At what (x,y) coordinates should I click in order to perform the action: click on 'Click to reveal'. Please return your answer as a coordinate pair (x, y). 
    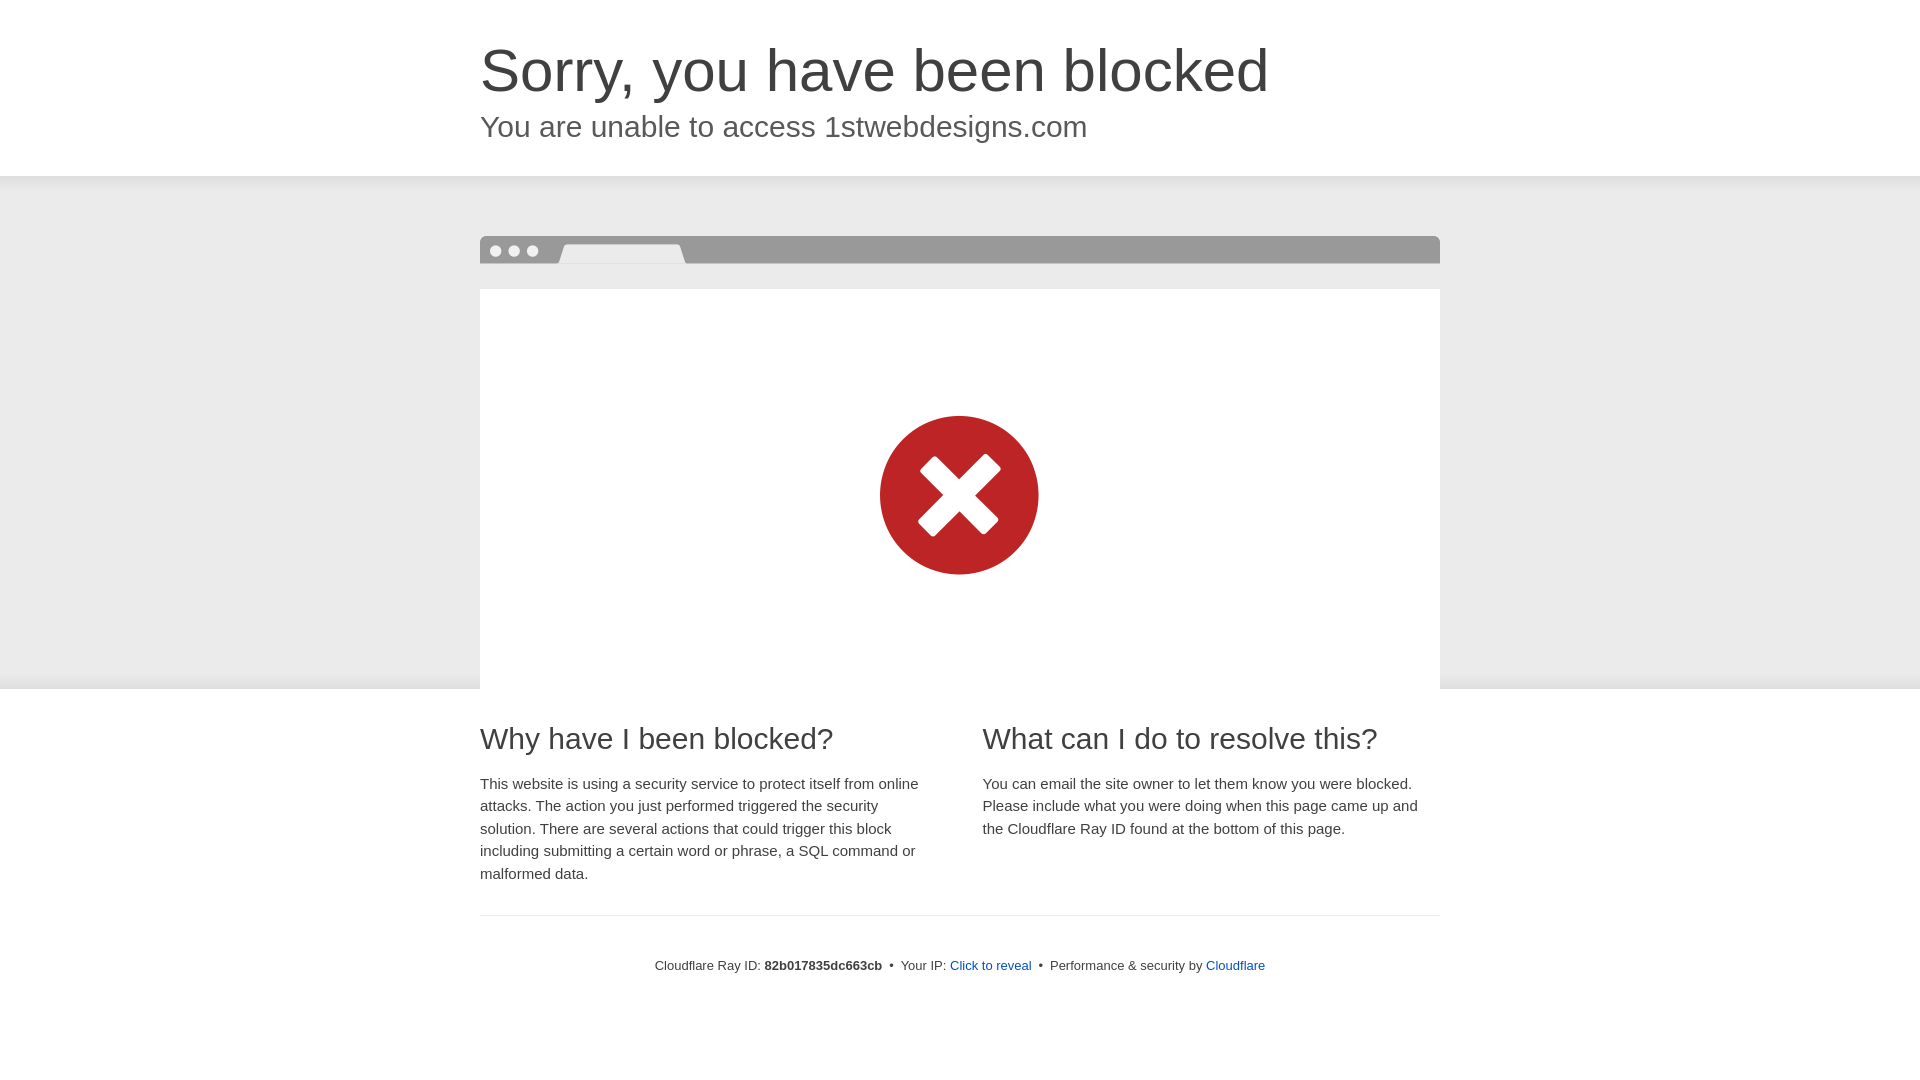
    Looking at the image, I should click on (990, 964).